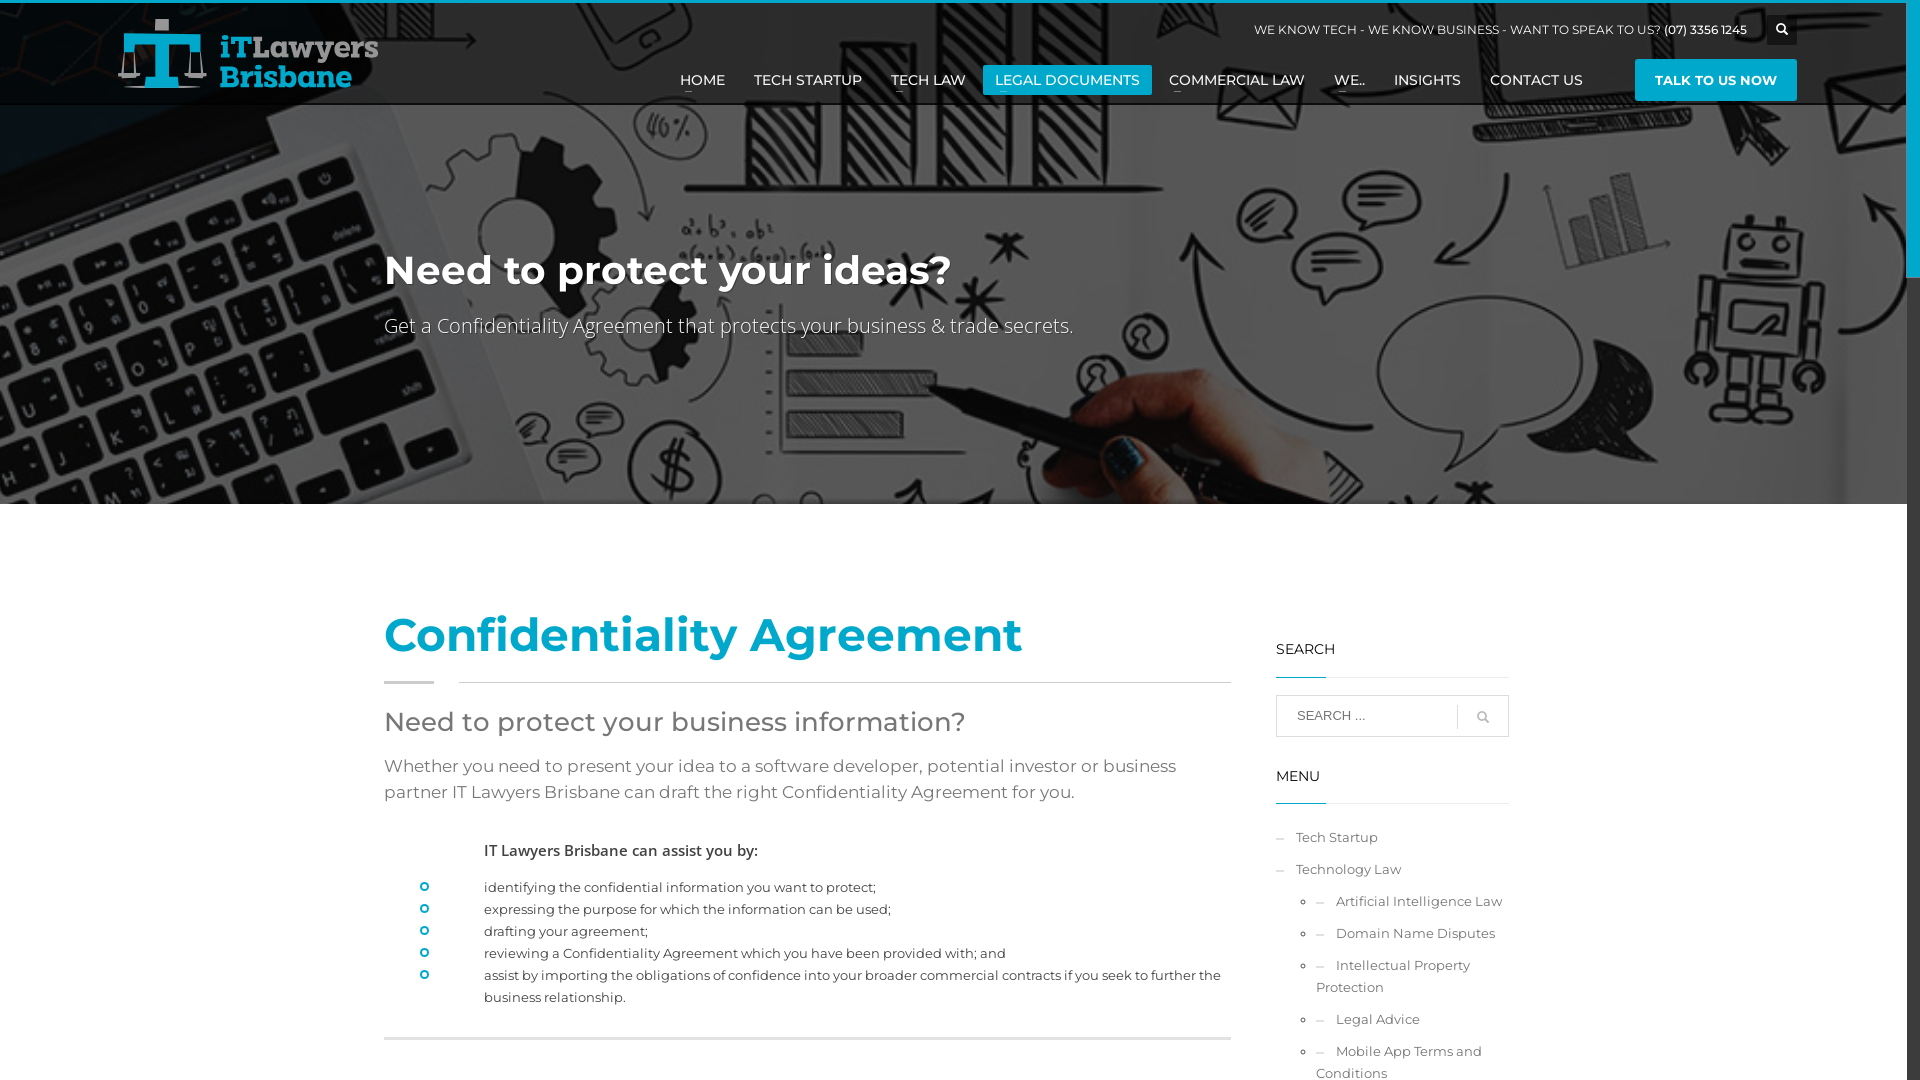 This screenshot has height=1080, width=1920. I want to click on 'TECH LAW', so click(927, 79).